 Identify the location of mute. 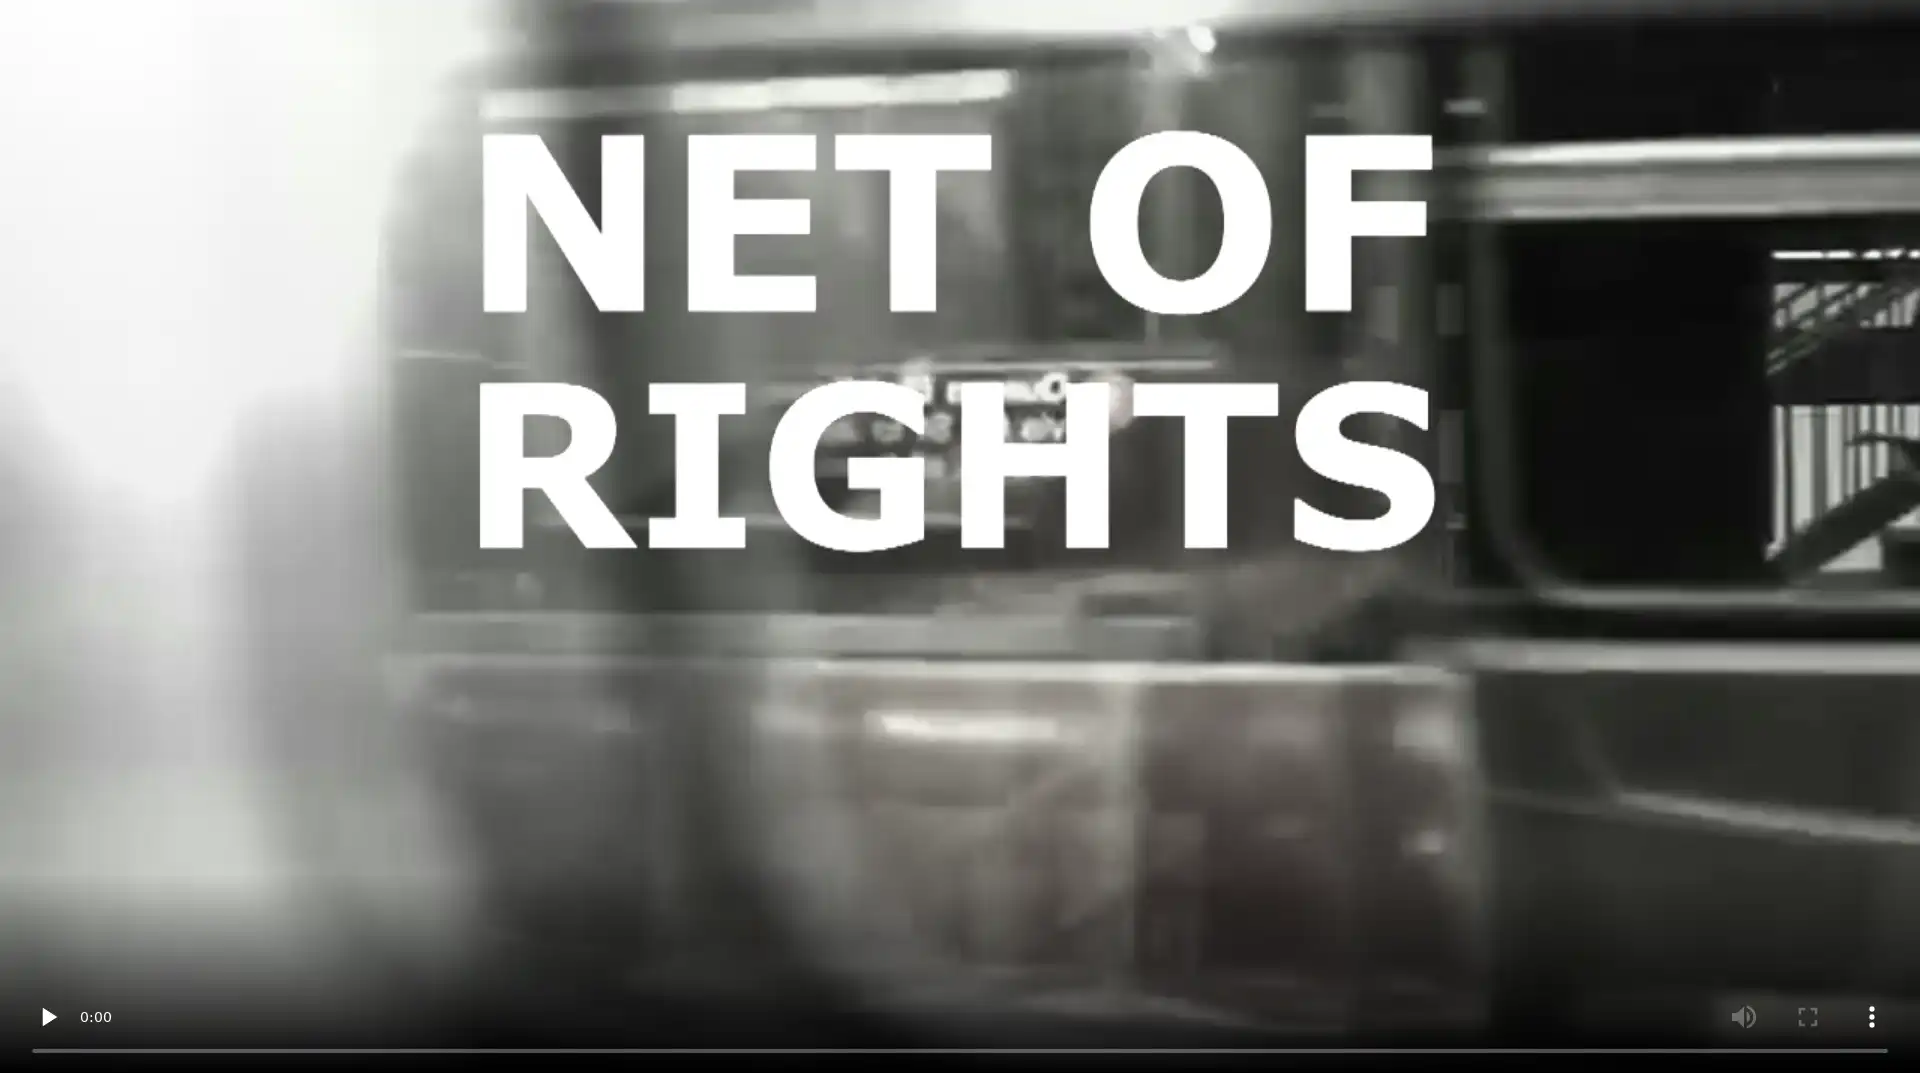
(1742, 1015).